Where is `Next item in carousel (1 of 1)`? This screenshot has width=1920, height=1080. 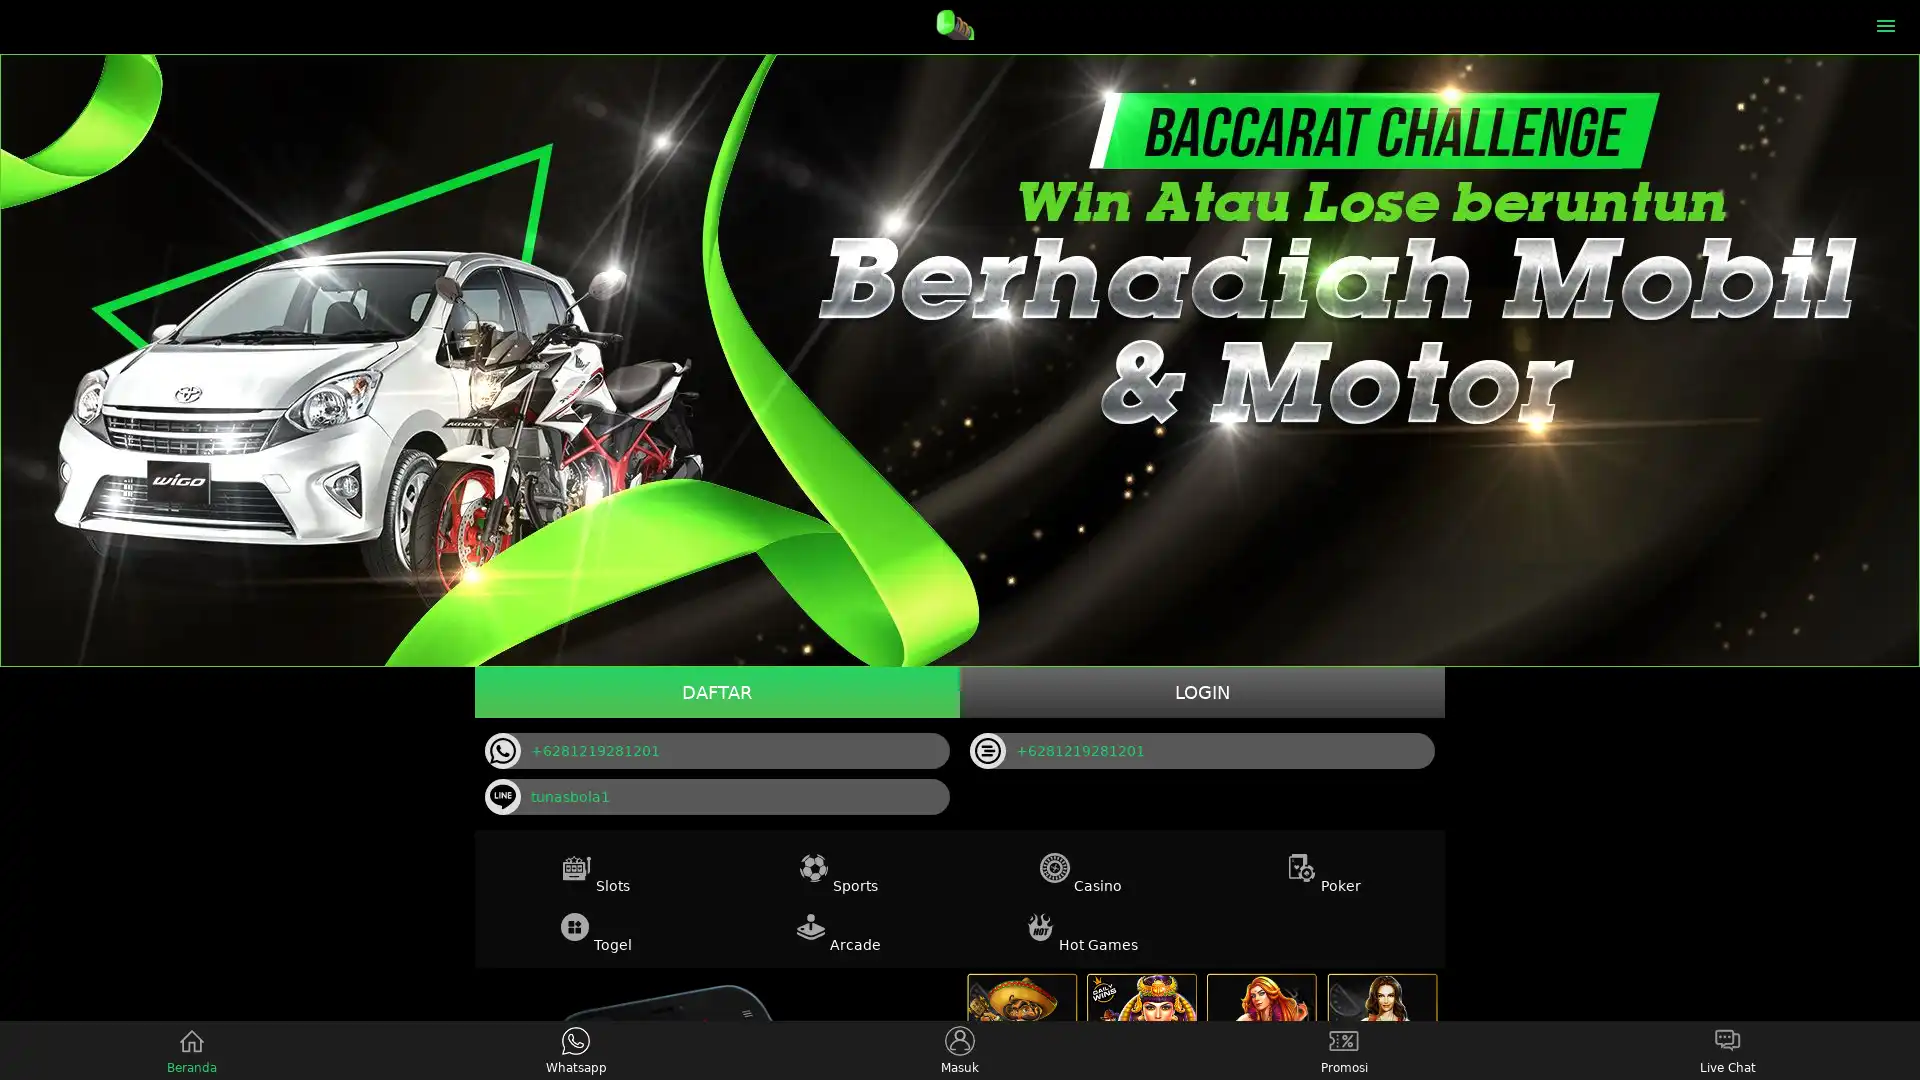 Next item in carousel (1 of 1) is located at coordinates (1902, 360).